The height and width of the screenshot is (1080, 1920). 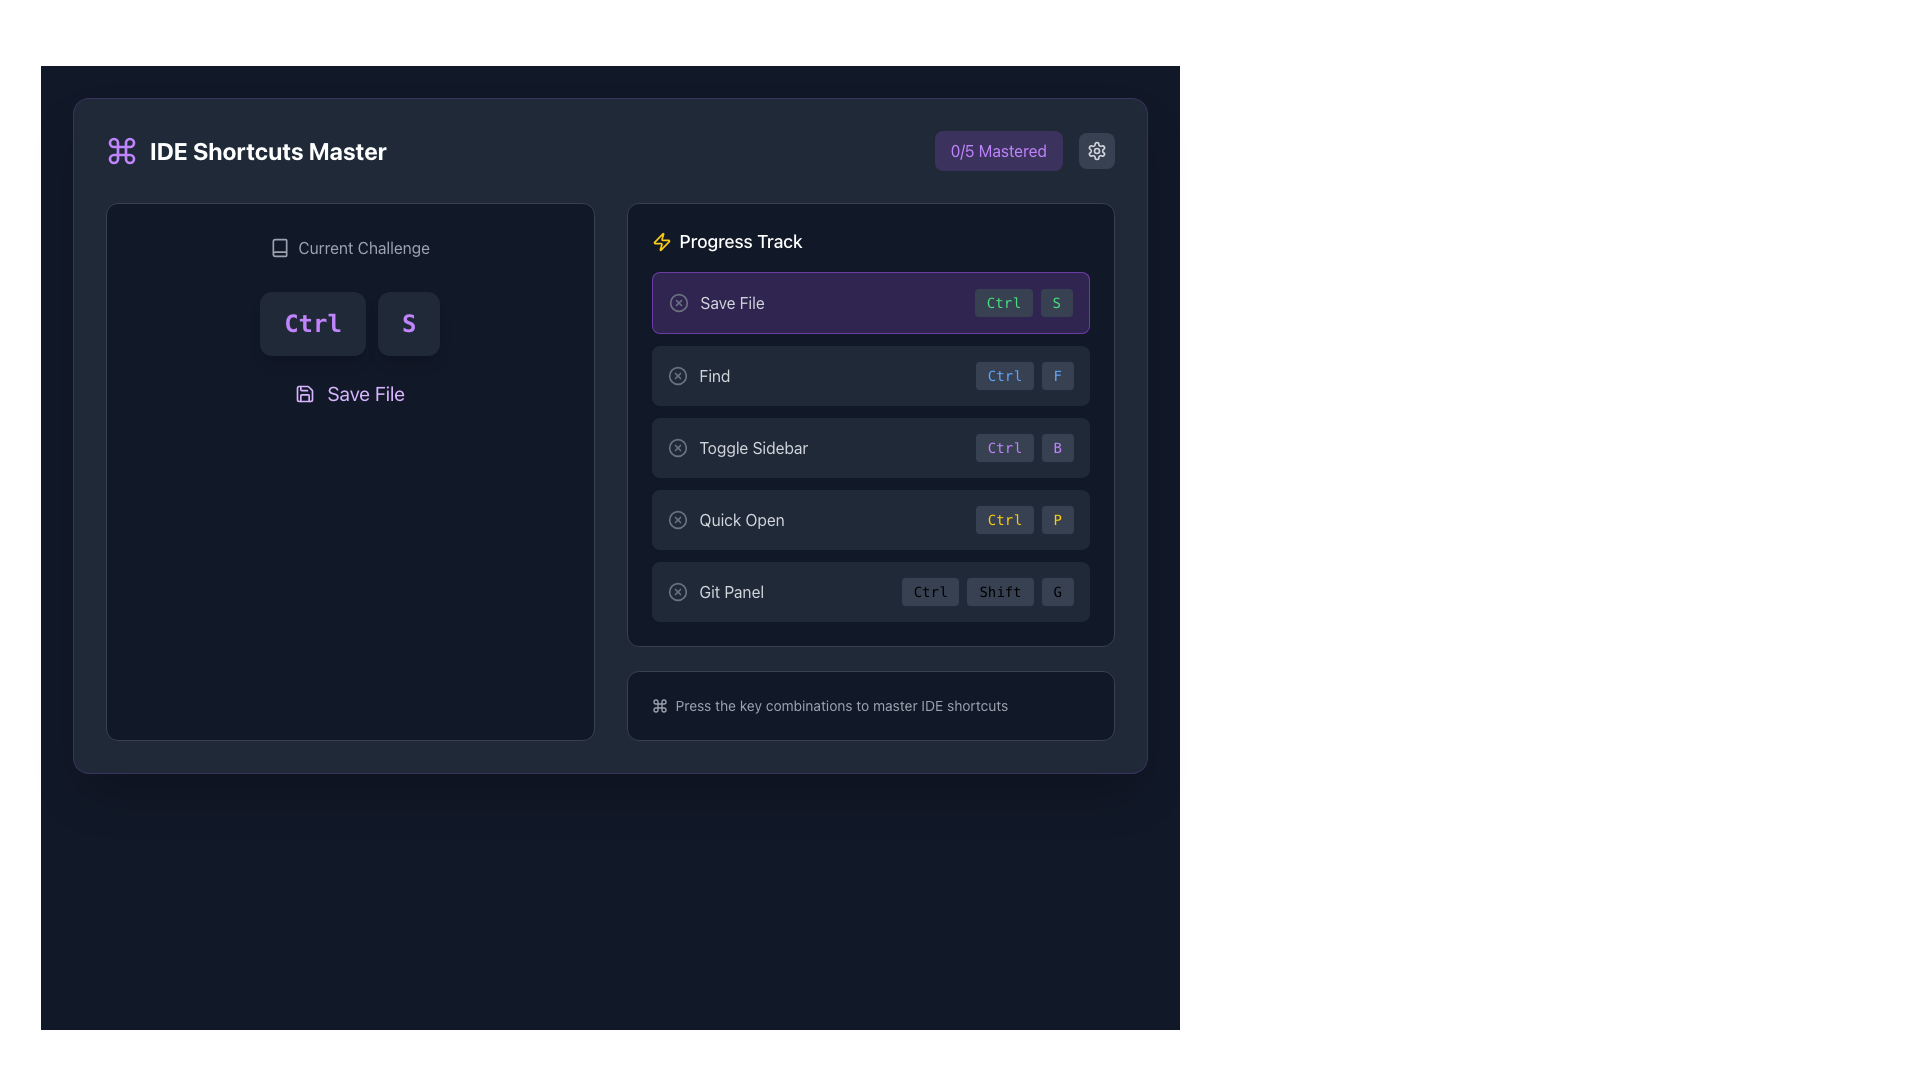 What do you see at coordinates (1055, 303) in the screenshot?
I see `the button-like label with a dark gray background and a green letter 'S', located in the 'Progress Track' section under 'Save File'` at bounding box center [1055, 303].